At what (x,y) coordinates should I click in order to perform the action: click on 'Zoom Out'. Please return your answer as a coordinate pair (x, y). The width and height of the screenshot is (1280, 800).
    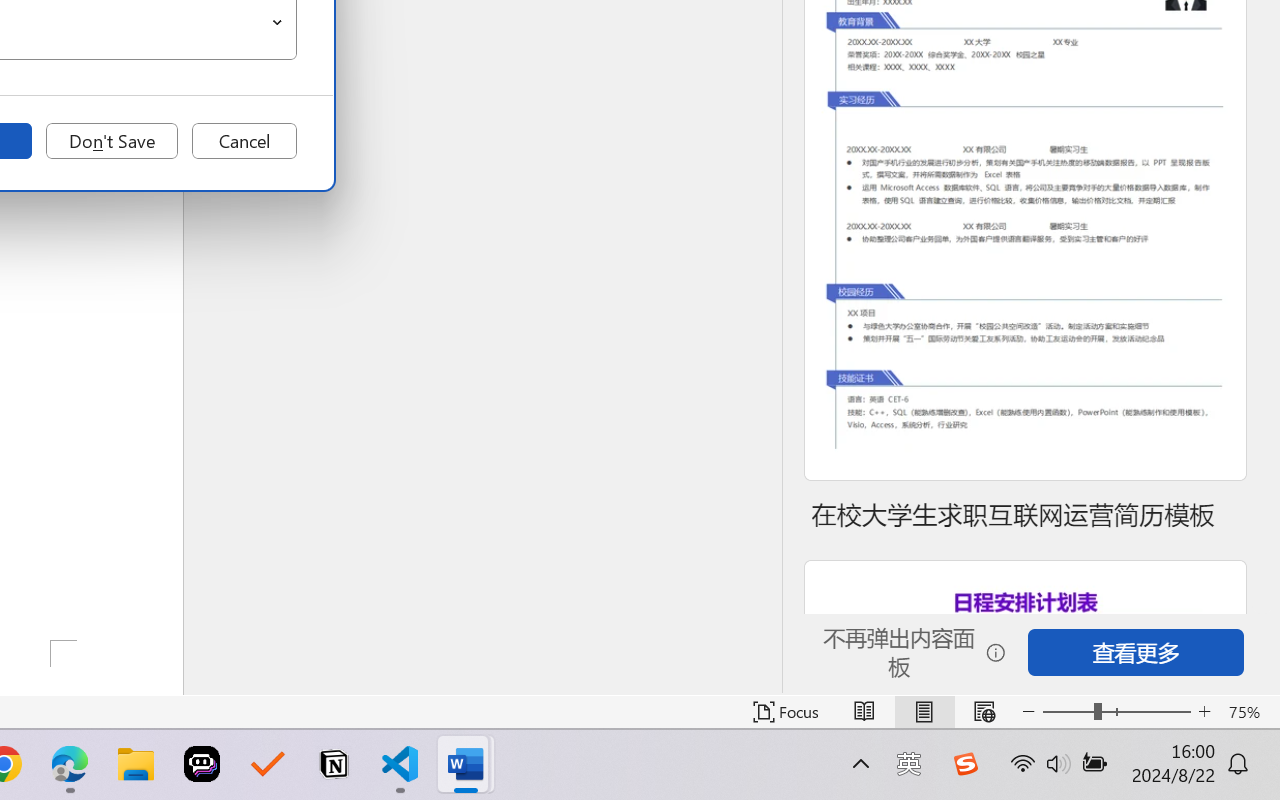
    Looking at the image, I should click on (1067, 711).